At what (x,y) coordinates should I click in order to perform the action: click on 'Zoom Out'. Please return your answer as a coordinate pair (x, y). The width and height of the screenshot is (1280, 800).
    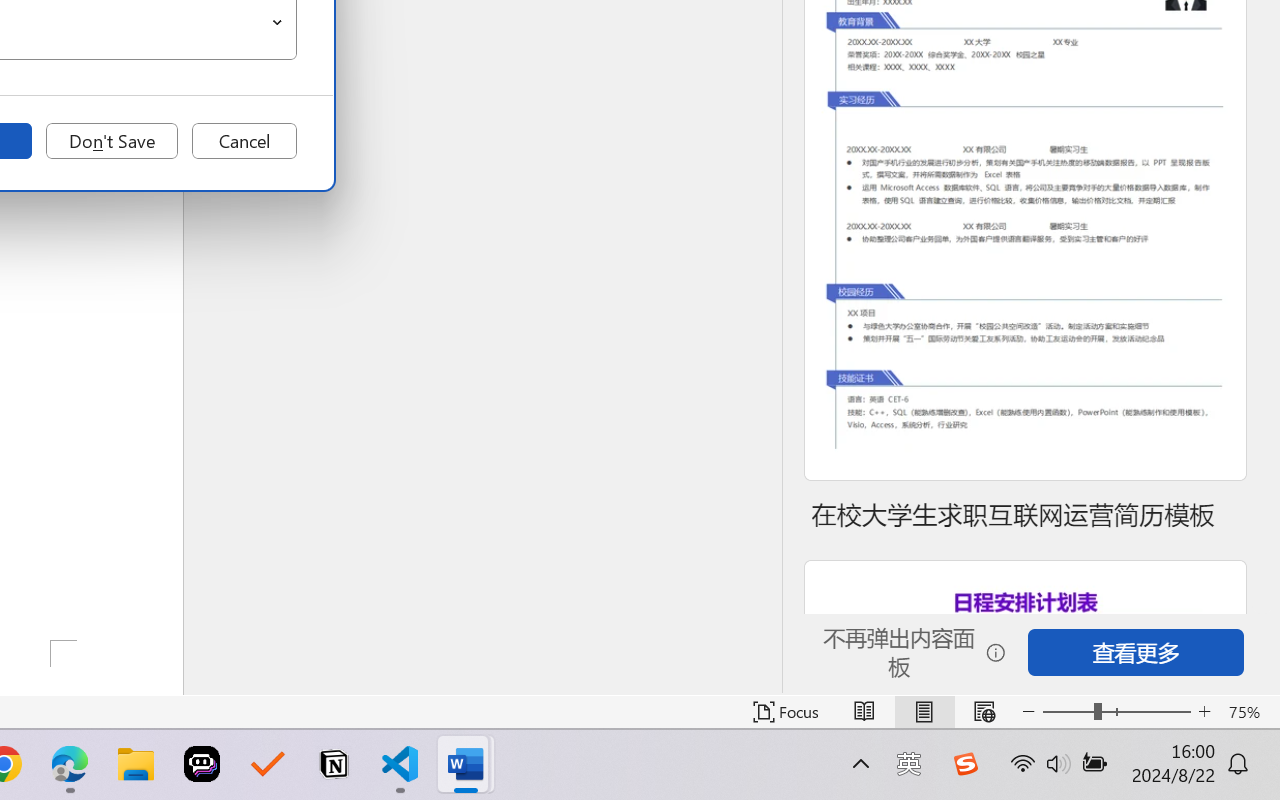
    Looking at the image, I should click on (1067, 711).